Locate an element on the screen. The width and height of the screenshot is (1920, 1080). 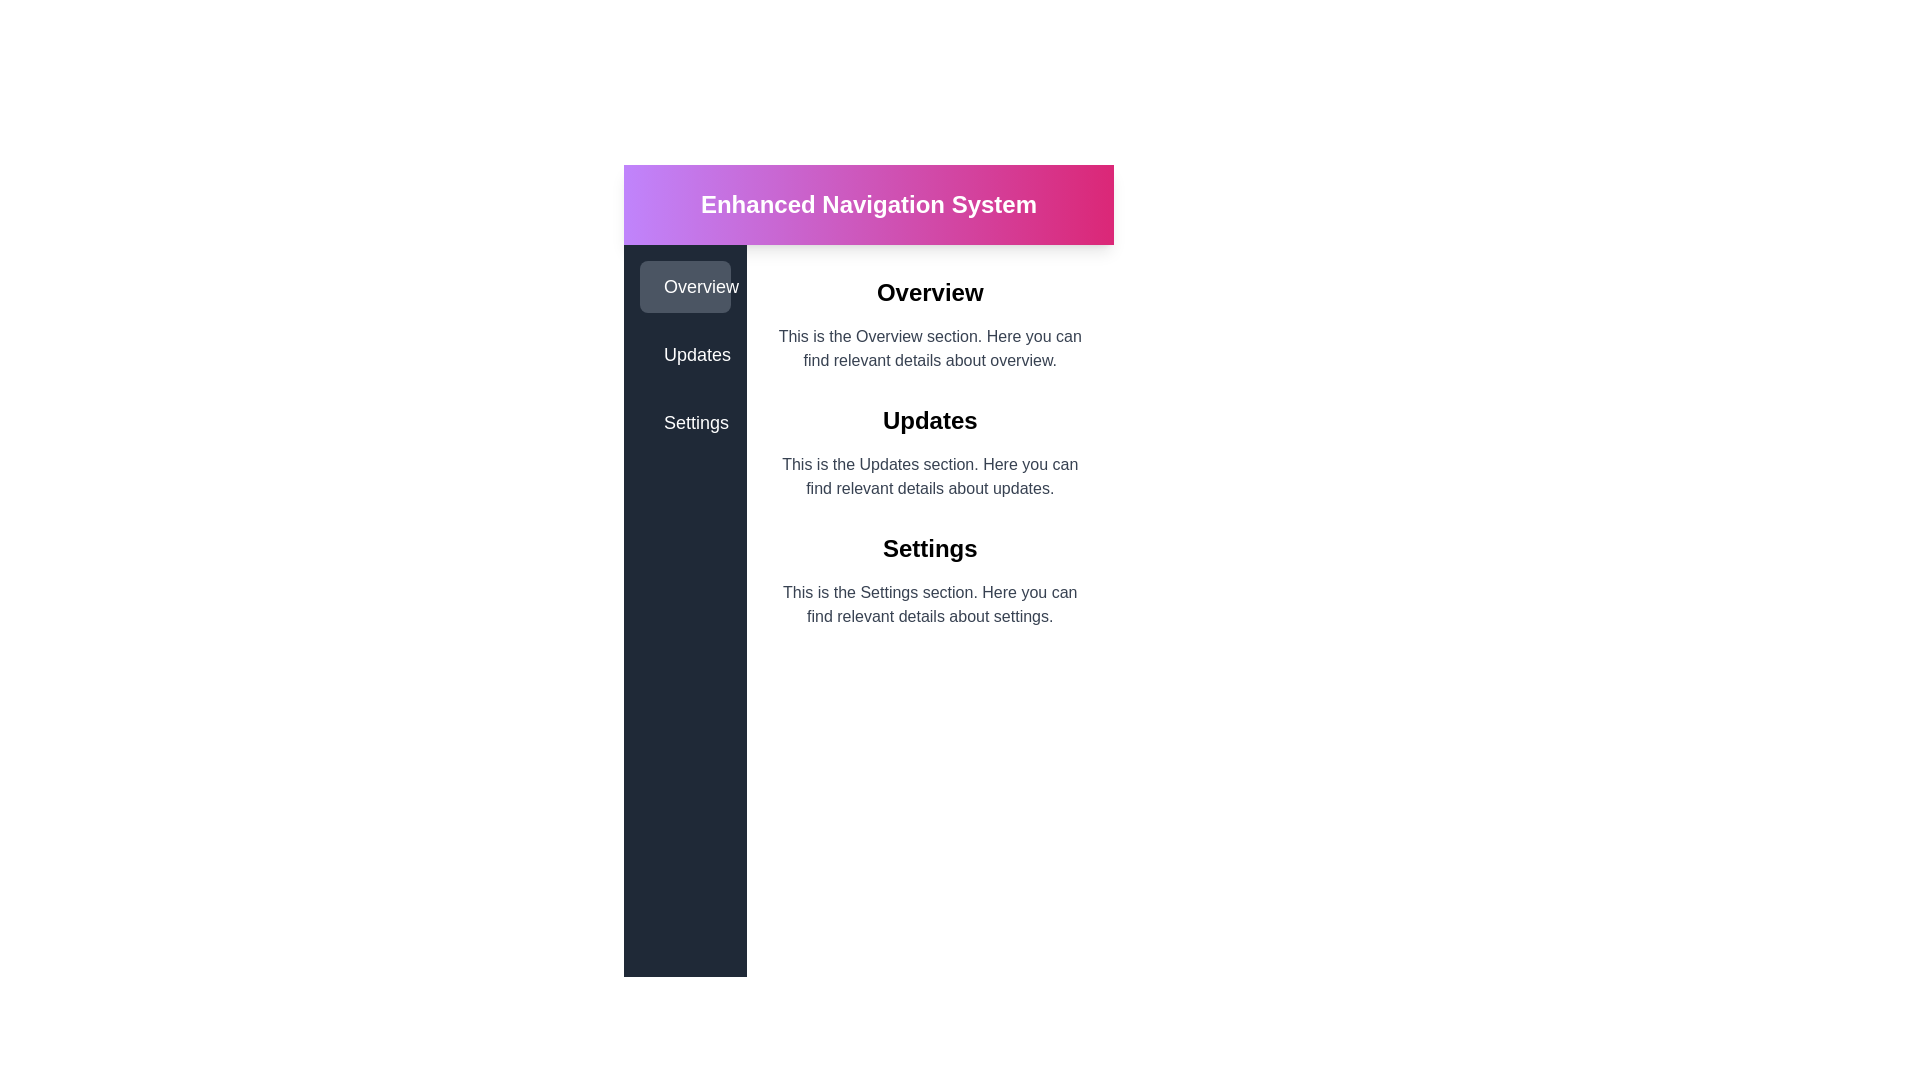
the descriptive Text Block located within the 'Settings' section, which provides guidance about its content and functionality is located at coordinates (929, 604).